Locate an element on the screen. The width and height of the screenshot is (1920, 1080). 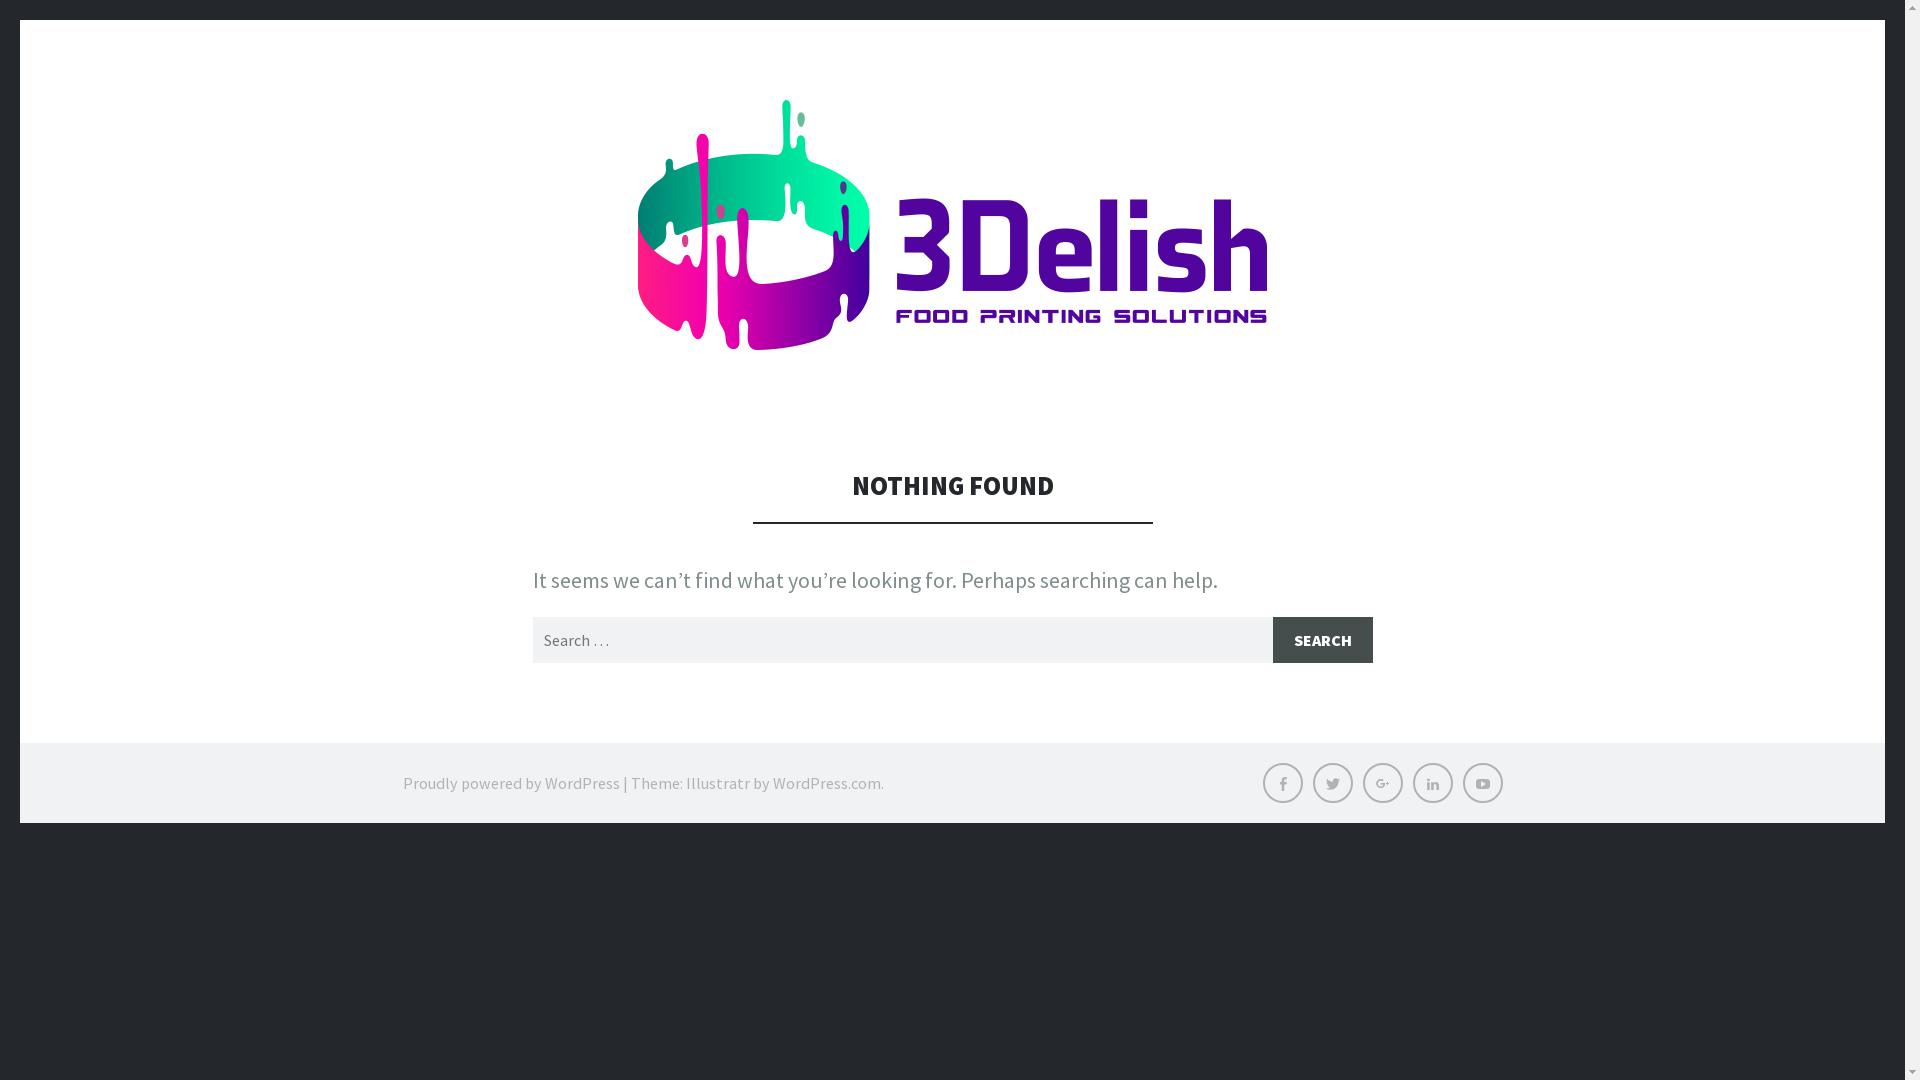
'Facebook' is located at coordinates (1281, 782).